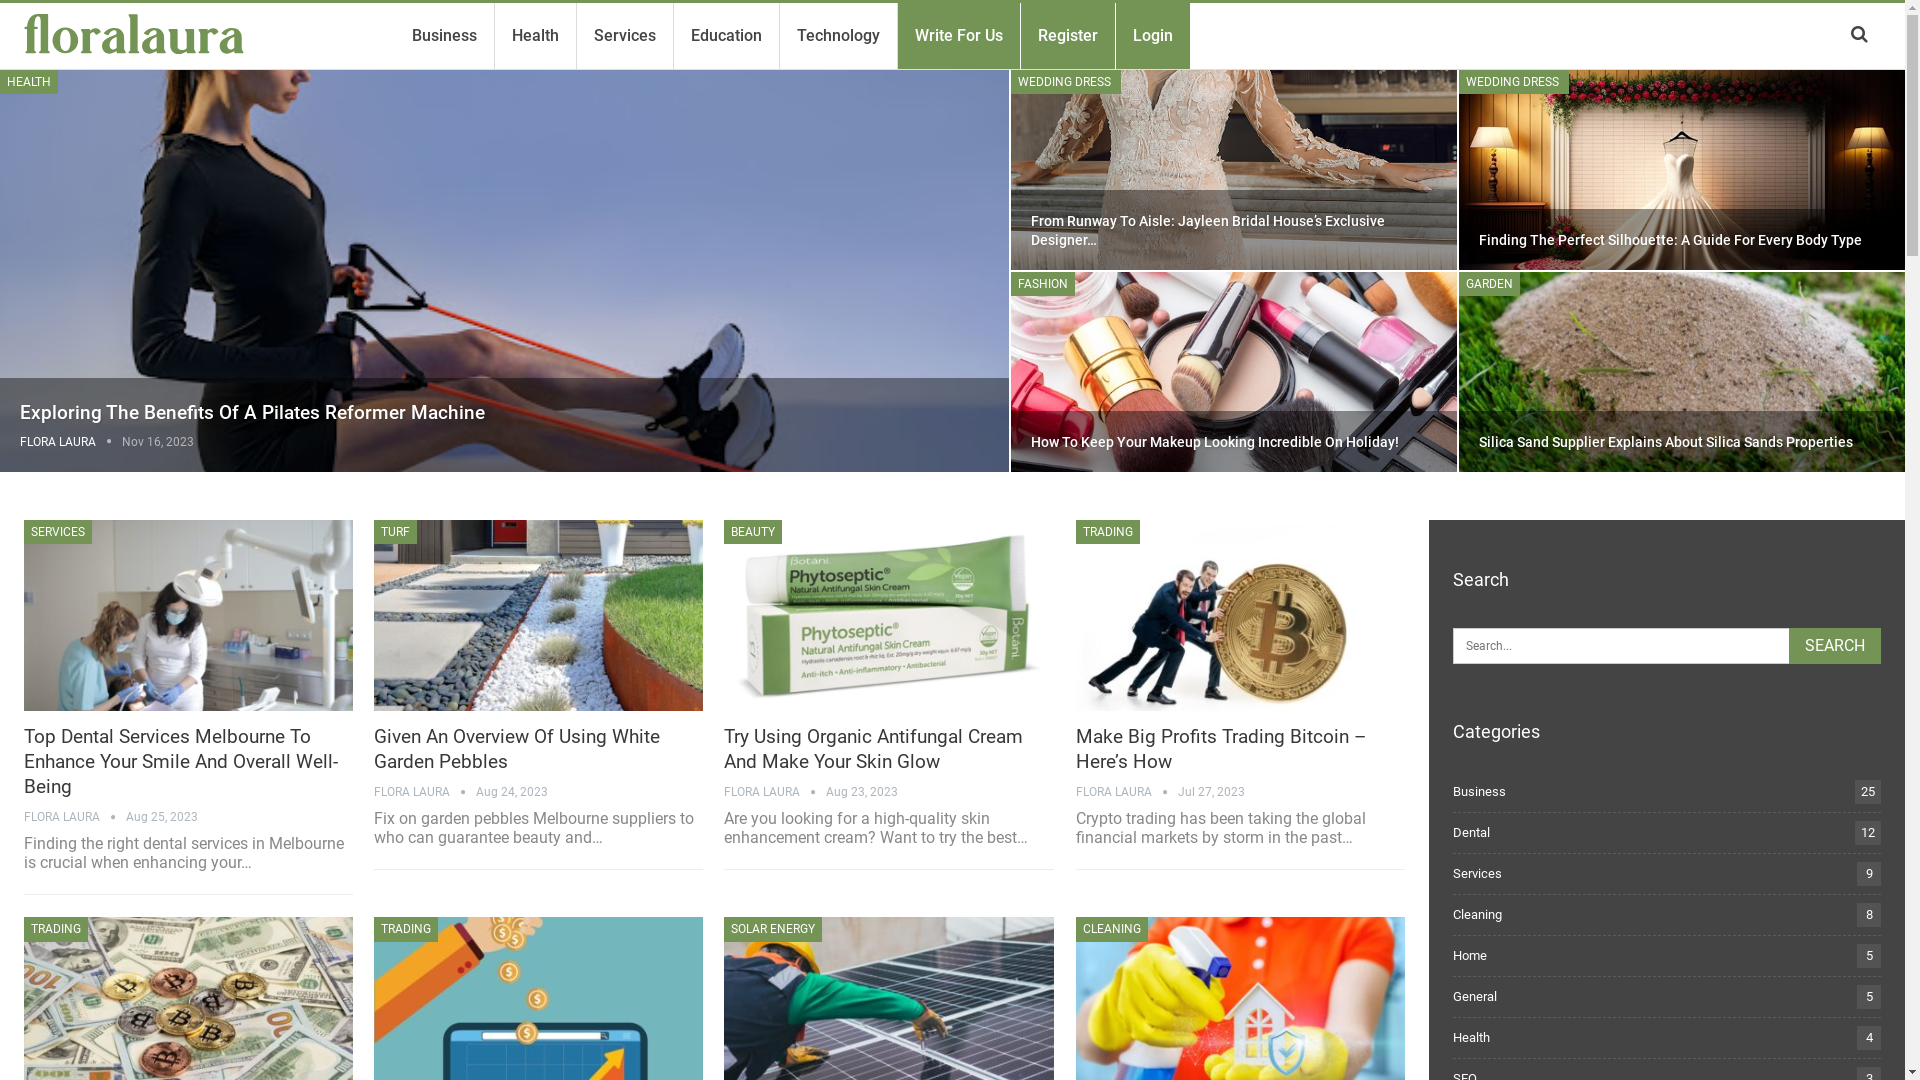 This screenshot has height=1080, width=1920. What do you see at coordinates (1041, 284) in the screenshot?
I see `'FASHION'` at bounding box center [1041, 284].